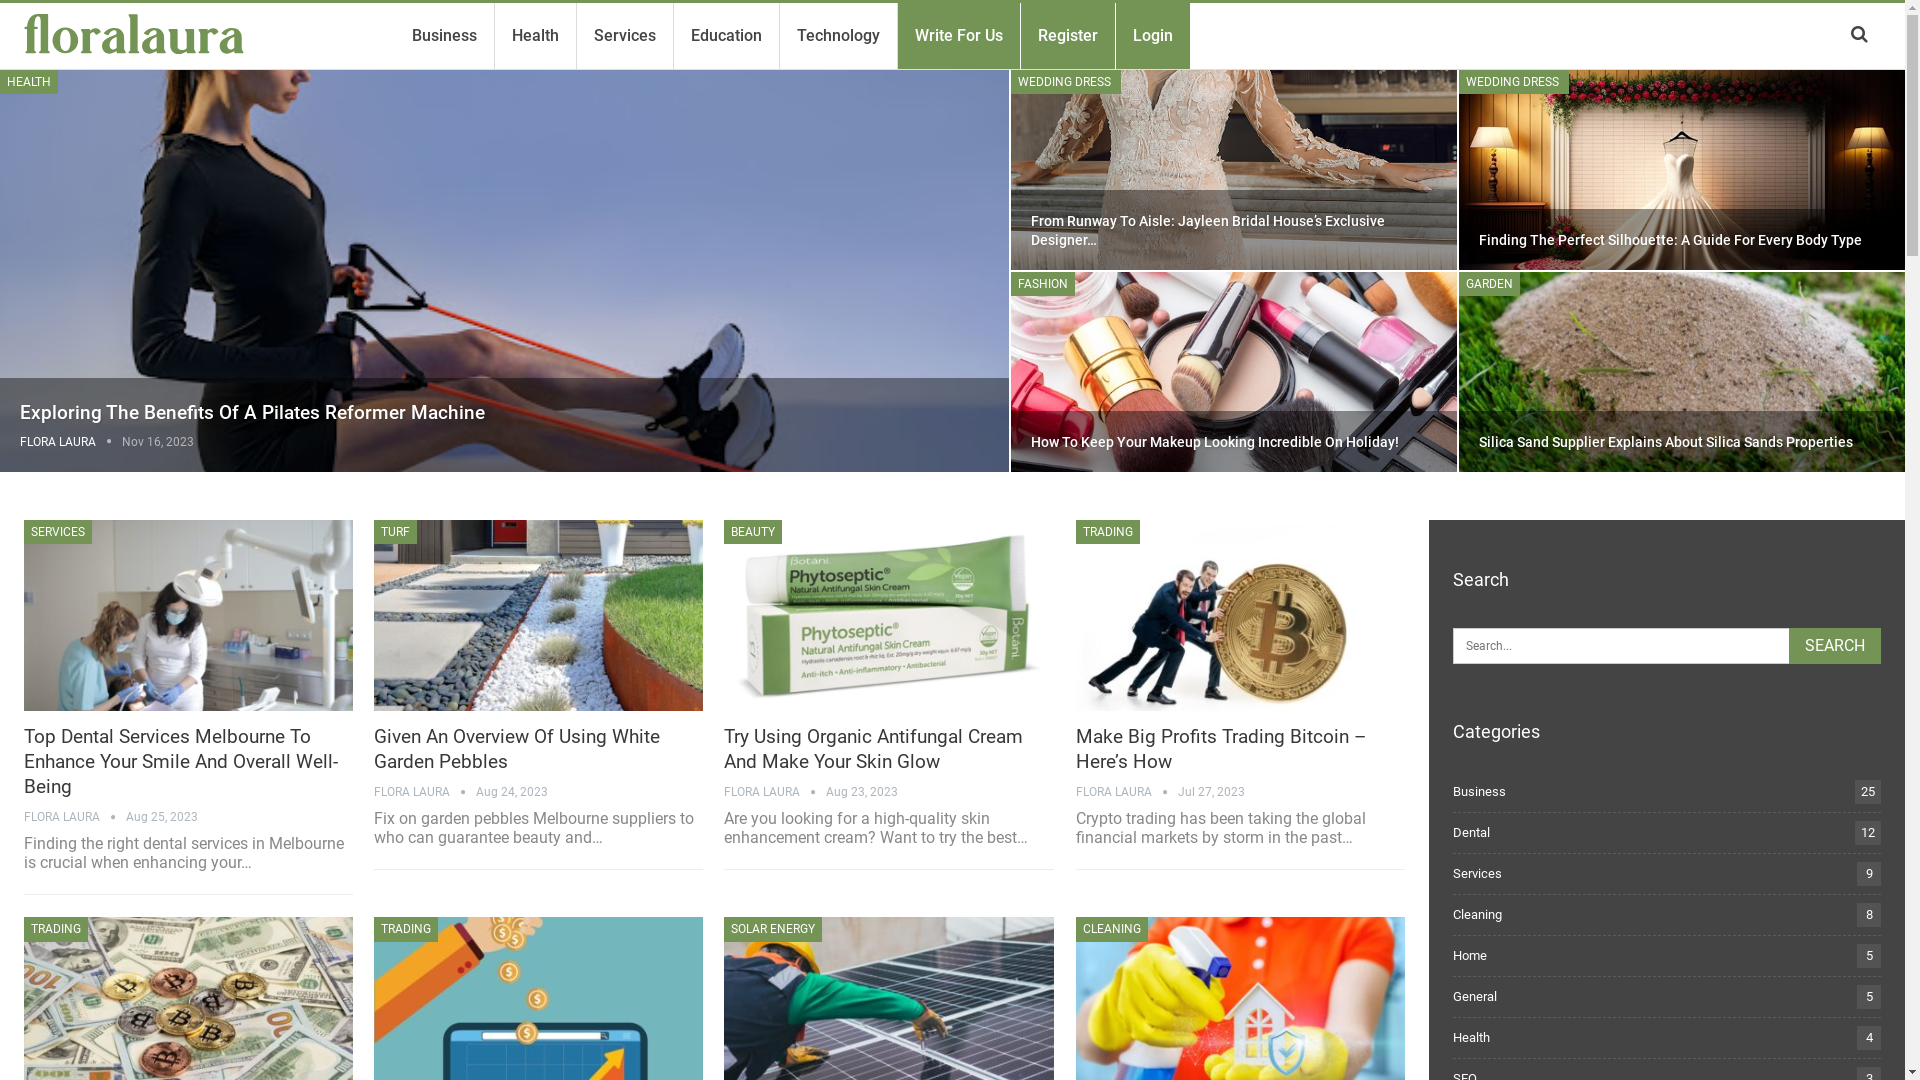 This screenshot has height=1080, width=1920. What do you see at coordinates (1041, 284) in the screenshot?
I see `'FASHION'` at bounding box center [1041, 284].